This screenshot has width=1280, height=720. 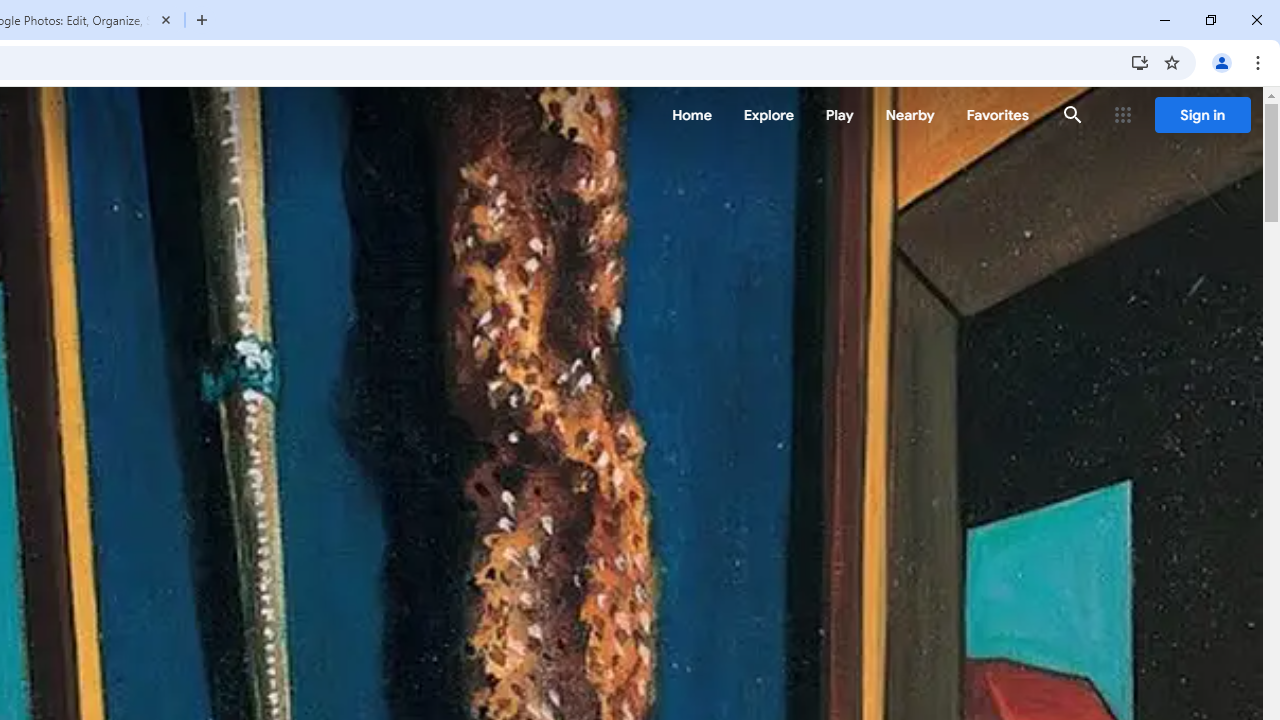 What do you see at coordinates (1139, 61) in the screenshot?
I see `'Install Google Arts & Culture'` at bounding box center [1139, 61].